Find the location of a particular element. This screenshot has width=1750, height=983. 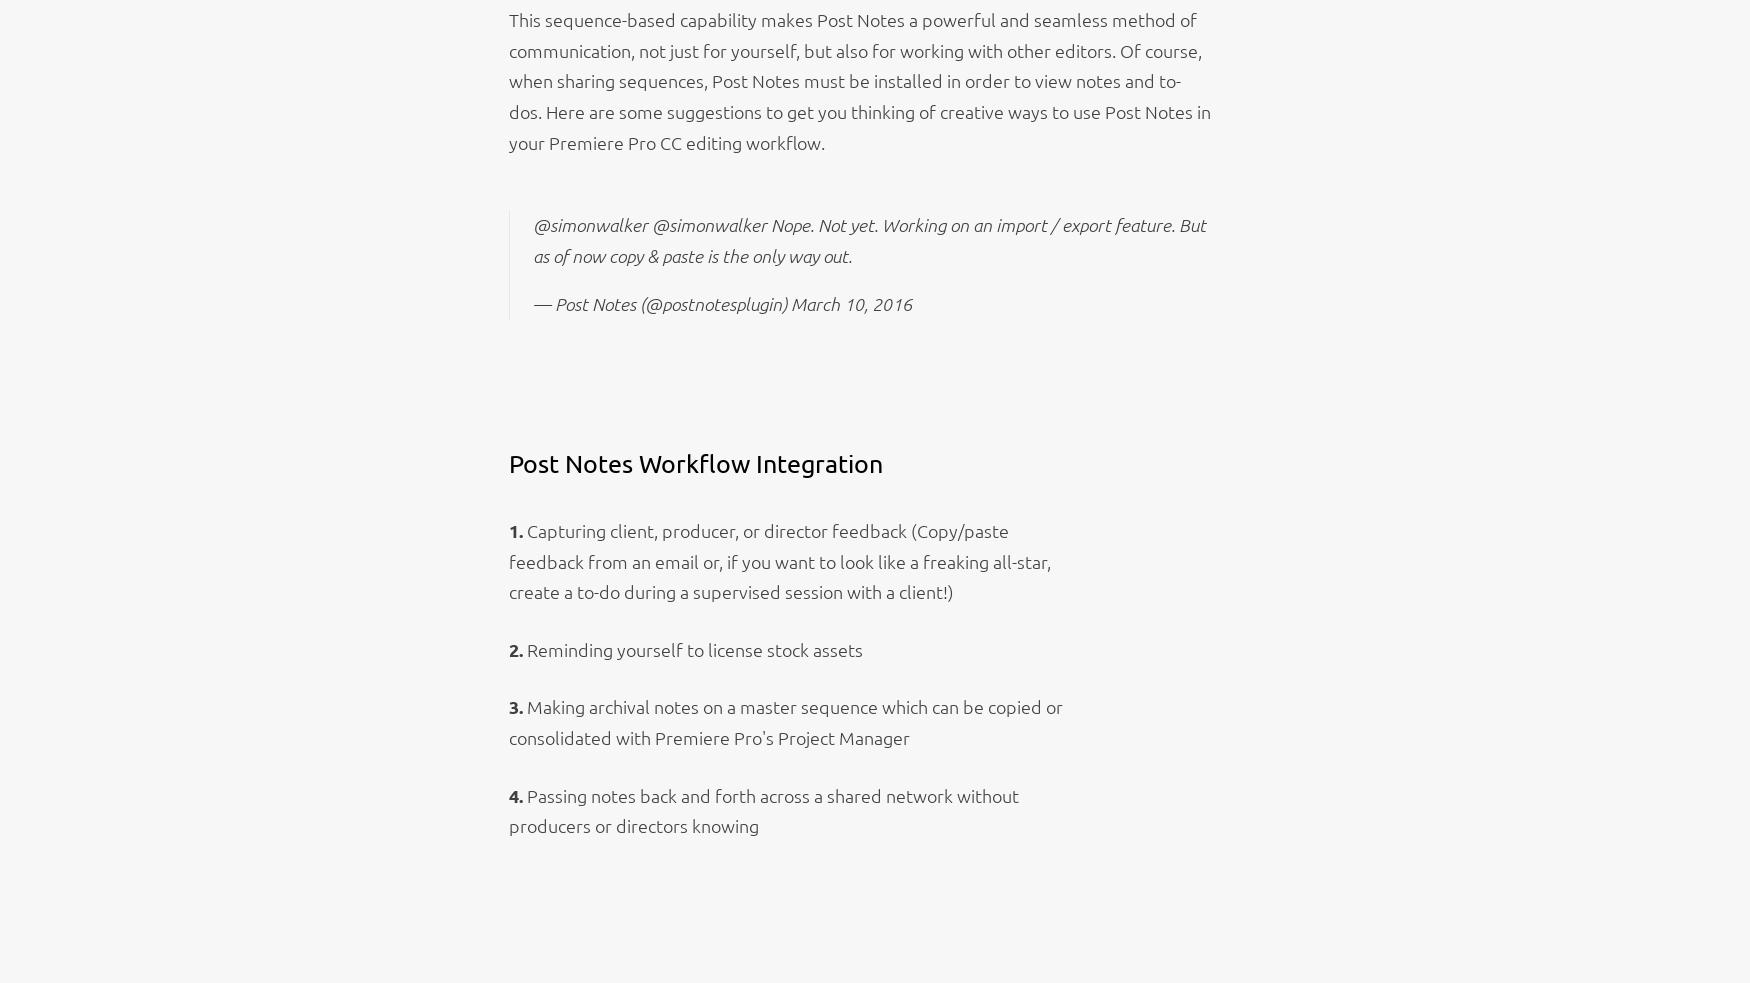

'2.' is located at coordinates (514, 648).